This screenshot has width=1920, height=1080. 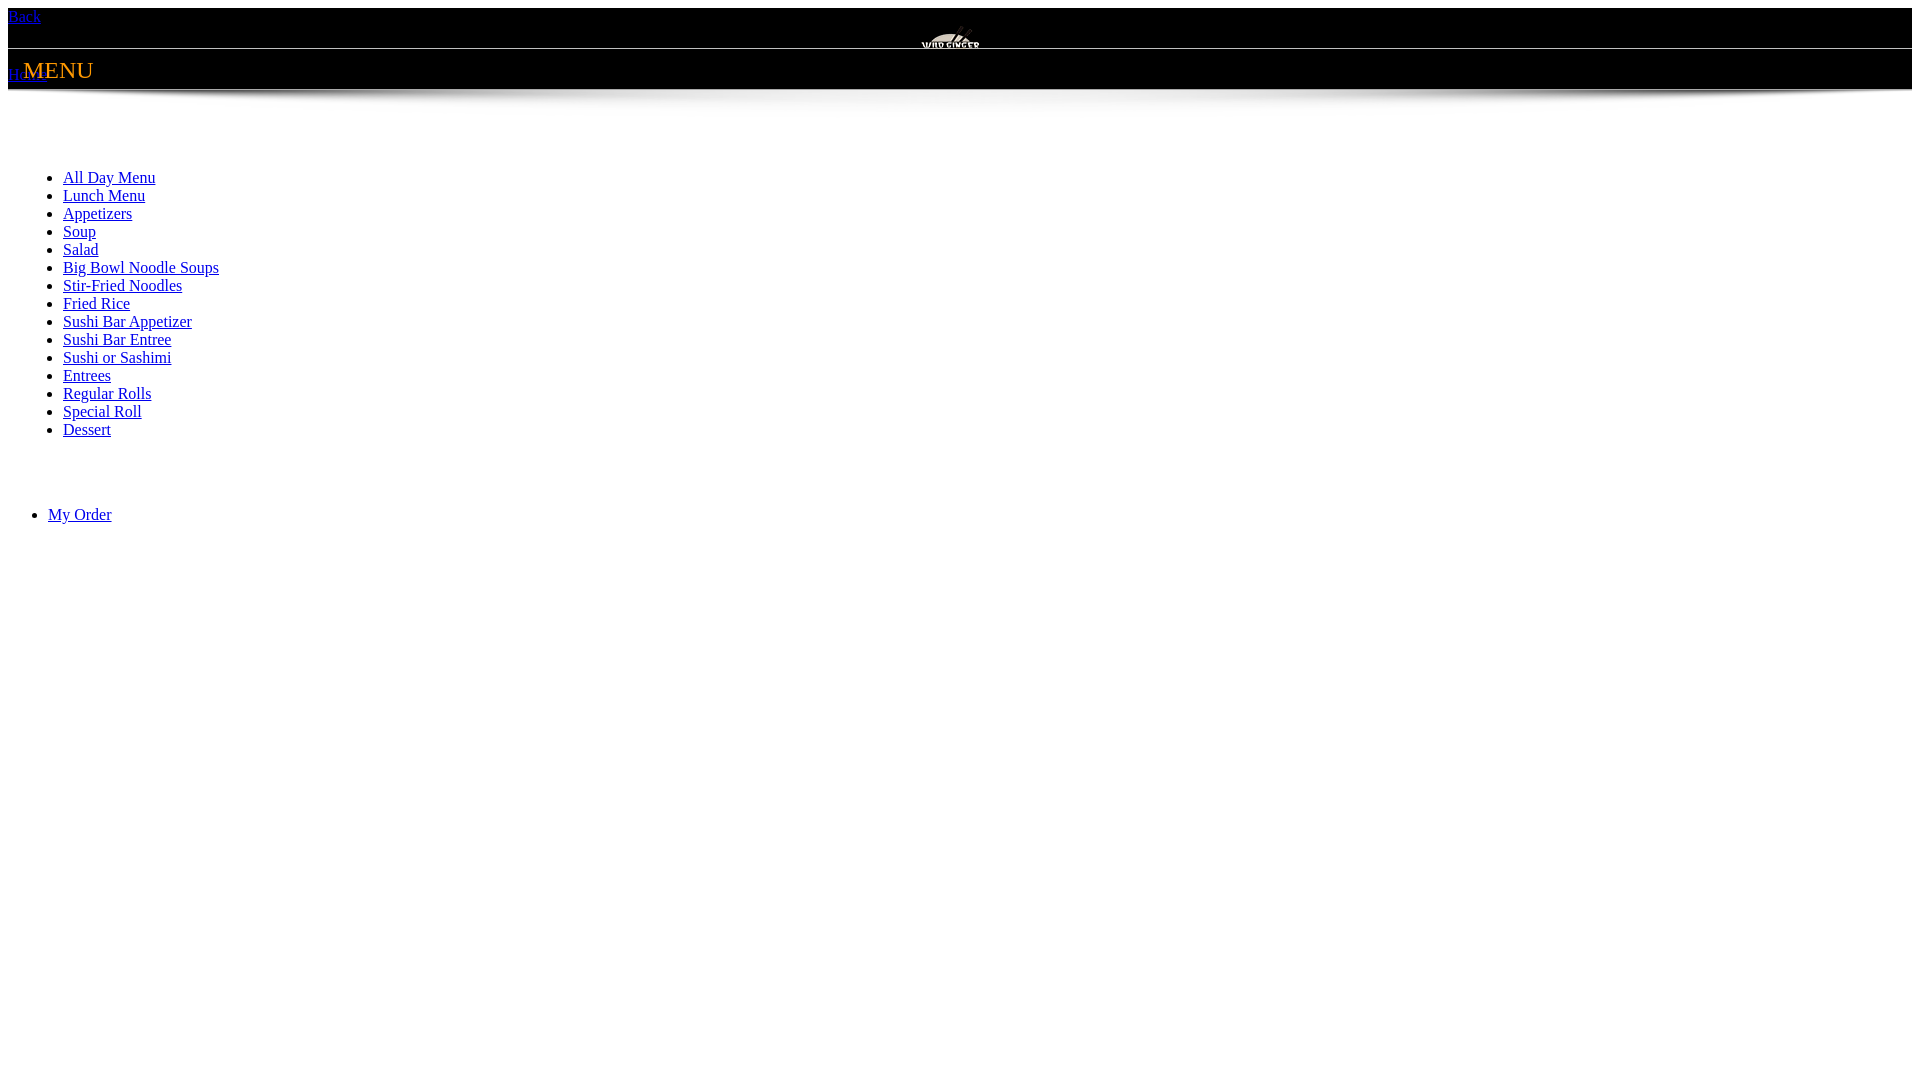 I want to click on 'Sushi or Sashimi', so click(x=115, y=356).